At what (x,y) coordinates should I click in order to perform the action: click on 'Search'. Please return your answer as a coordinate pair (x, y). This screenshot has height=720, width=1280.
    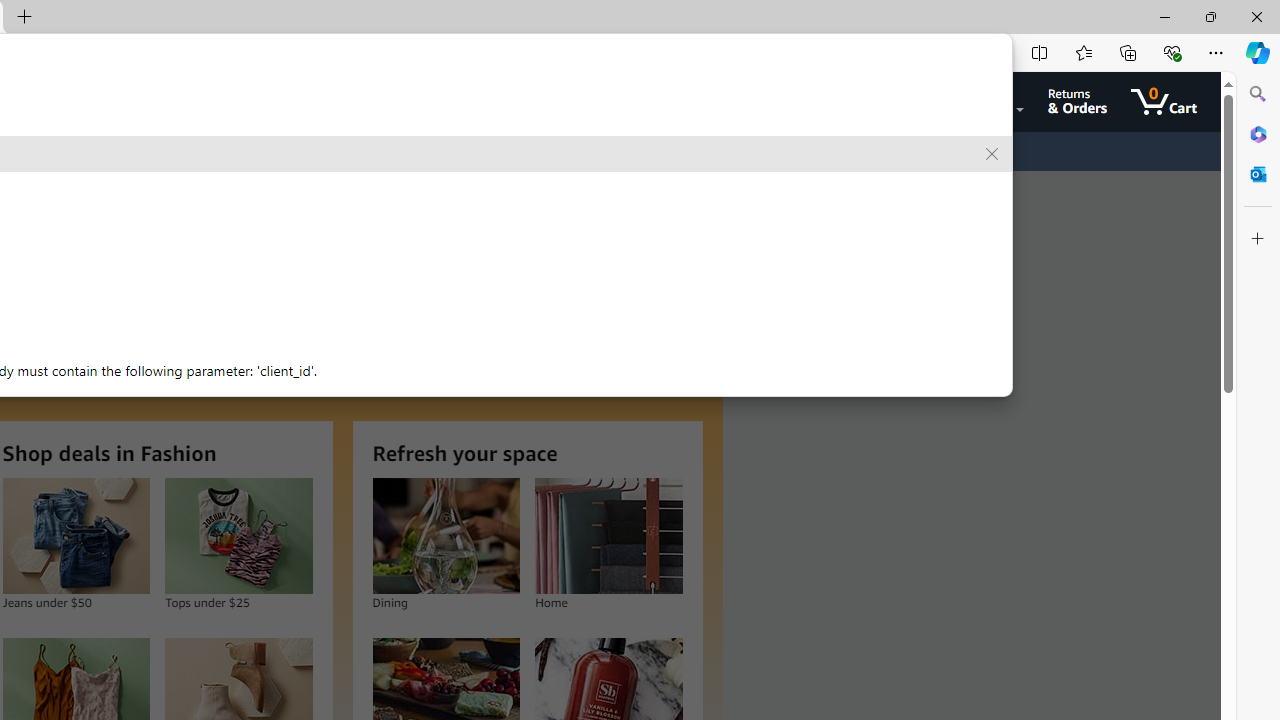
    Looking at the image, I should click on (1257, 94).